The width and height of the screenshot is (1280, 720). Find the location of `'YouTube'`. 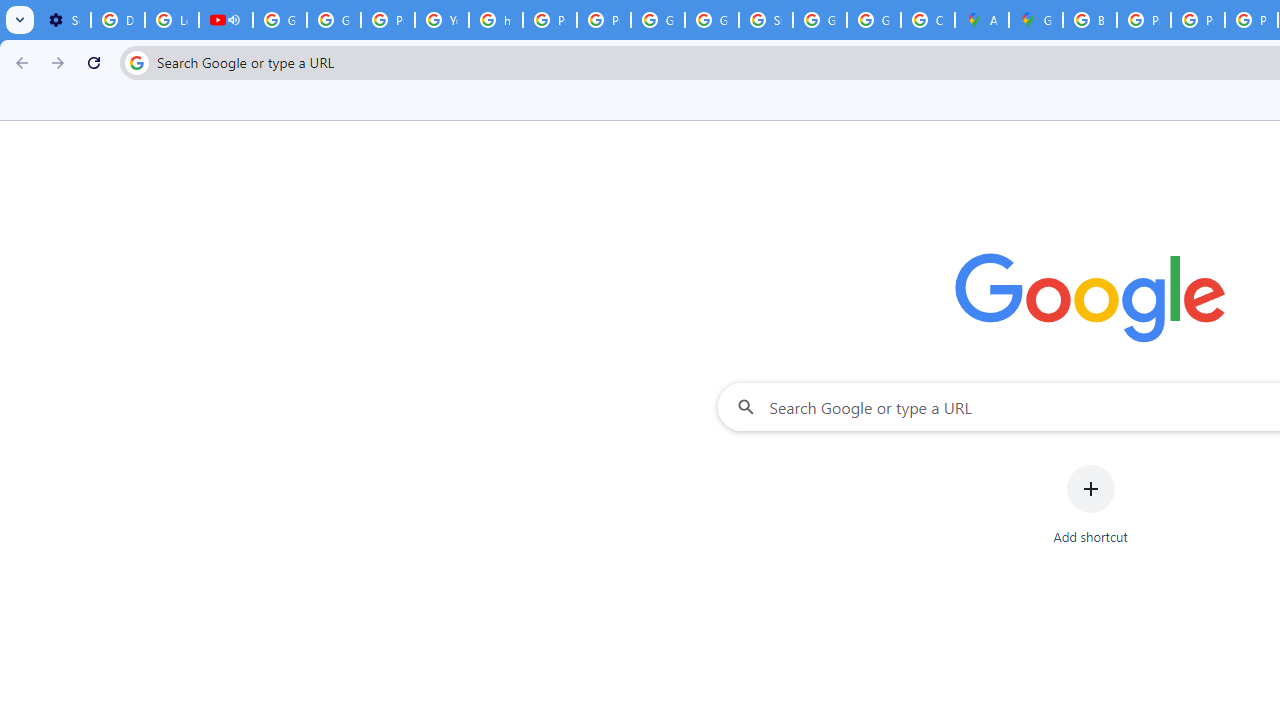

'YouTube' is located at coordinates (440, 20).